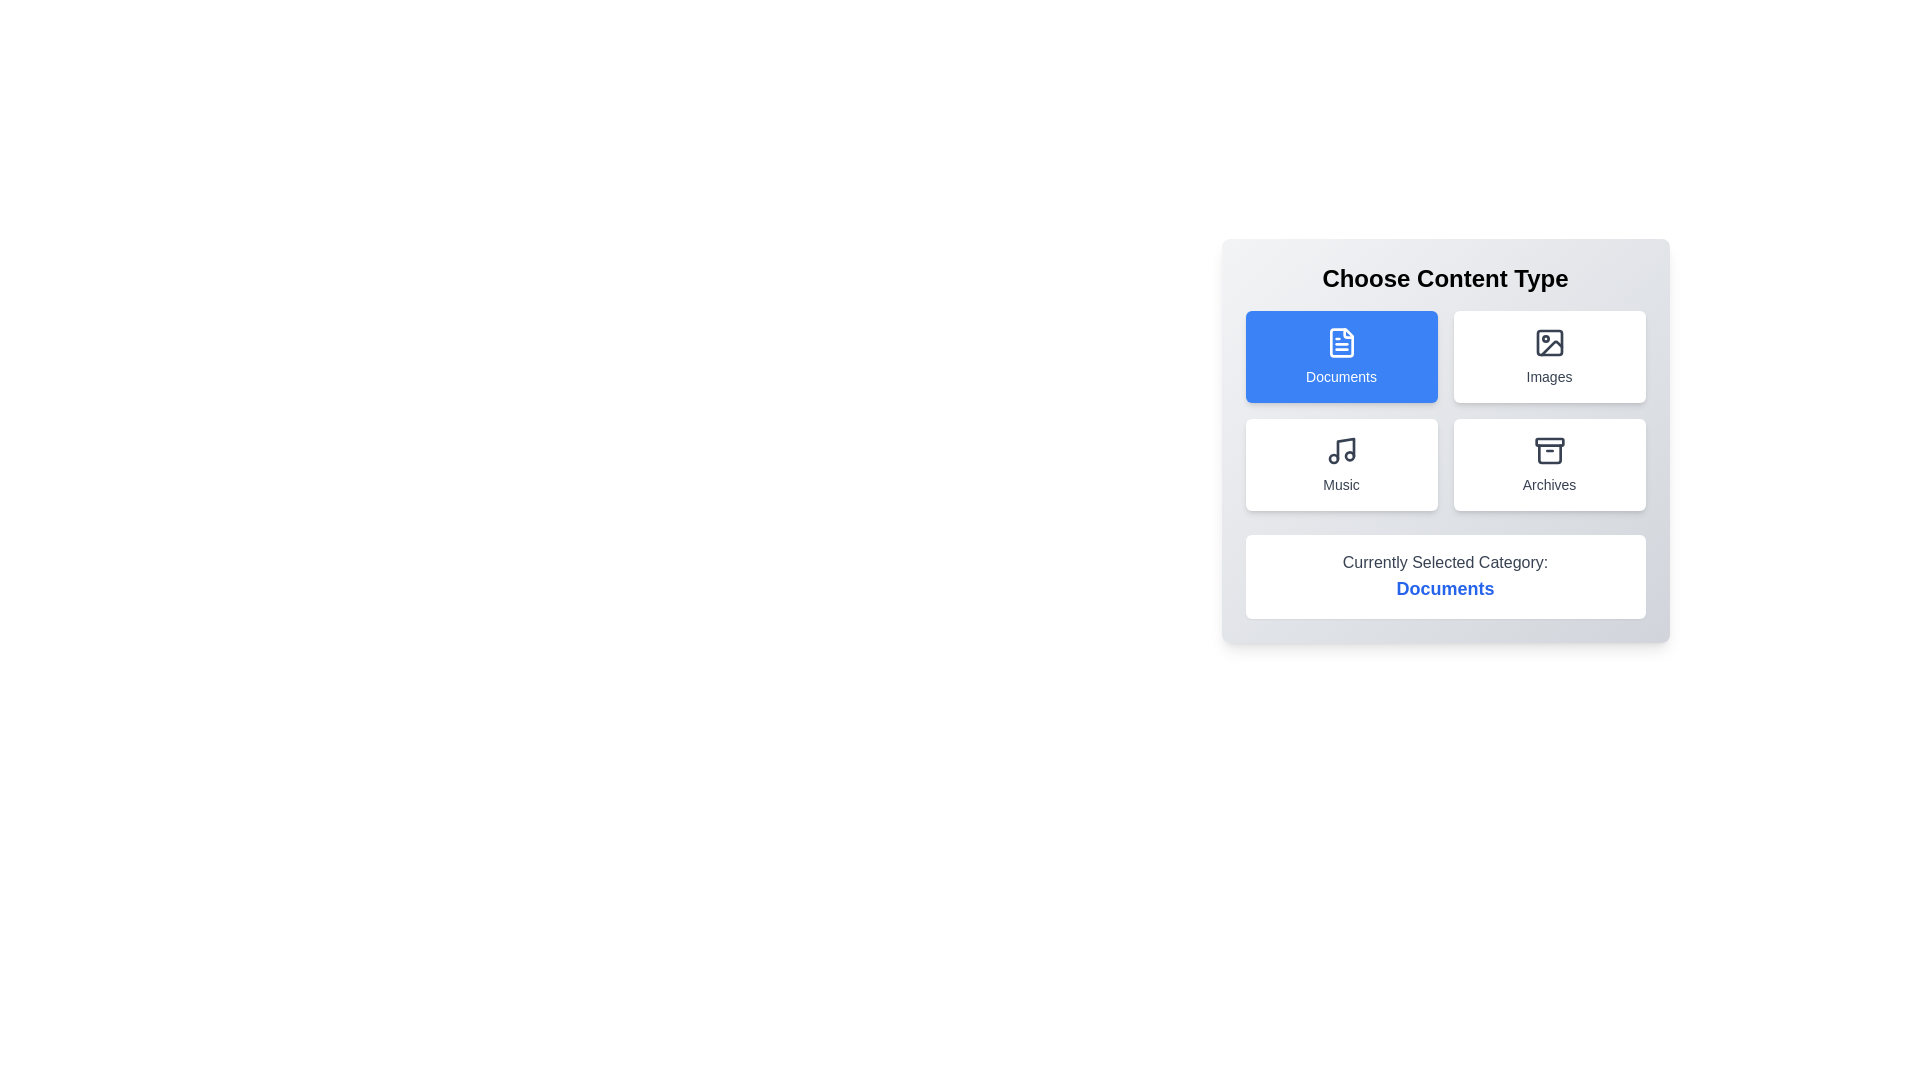 This screenshot has height=1080, width=1920. I want to click on the category Images by clicking on its button, so click(1548, 356).